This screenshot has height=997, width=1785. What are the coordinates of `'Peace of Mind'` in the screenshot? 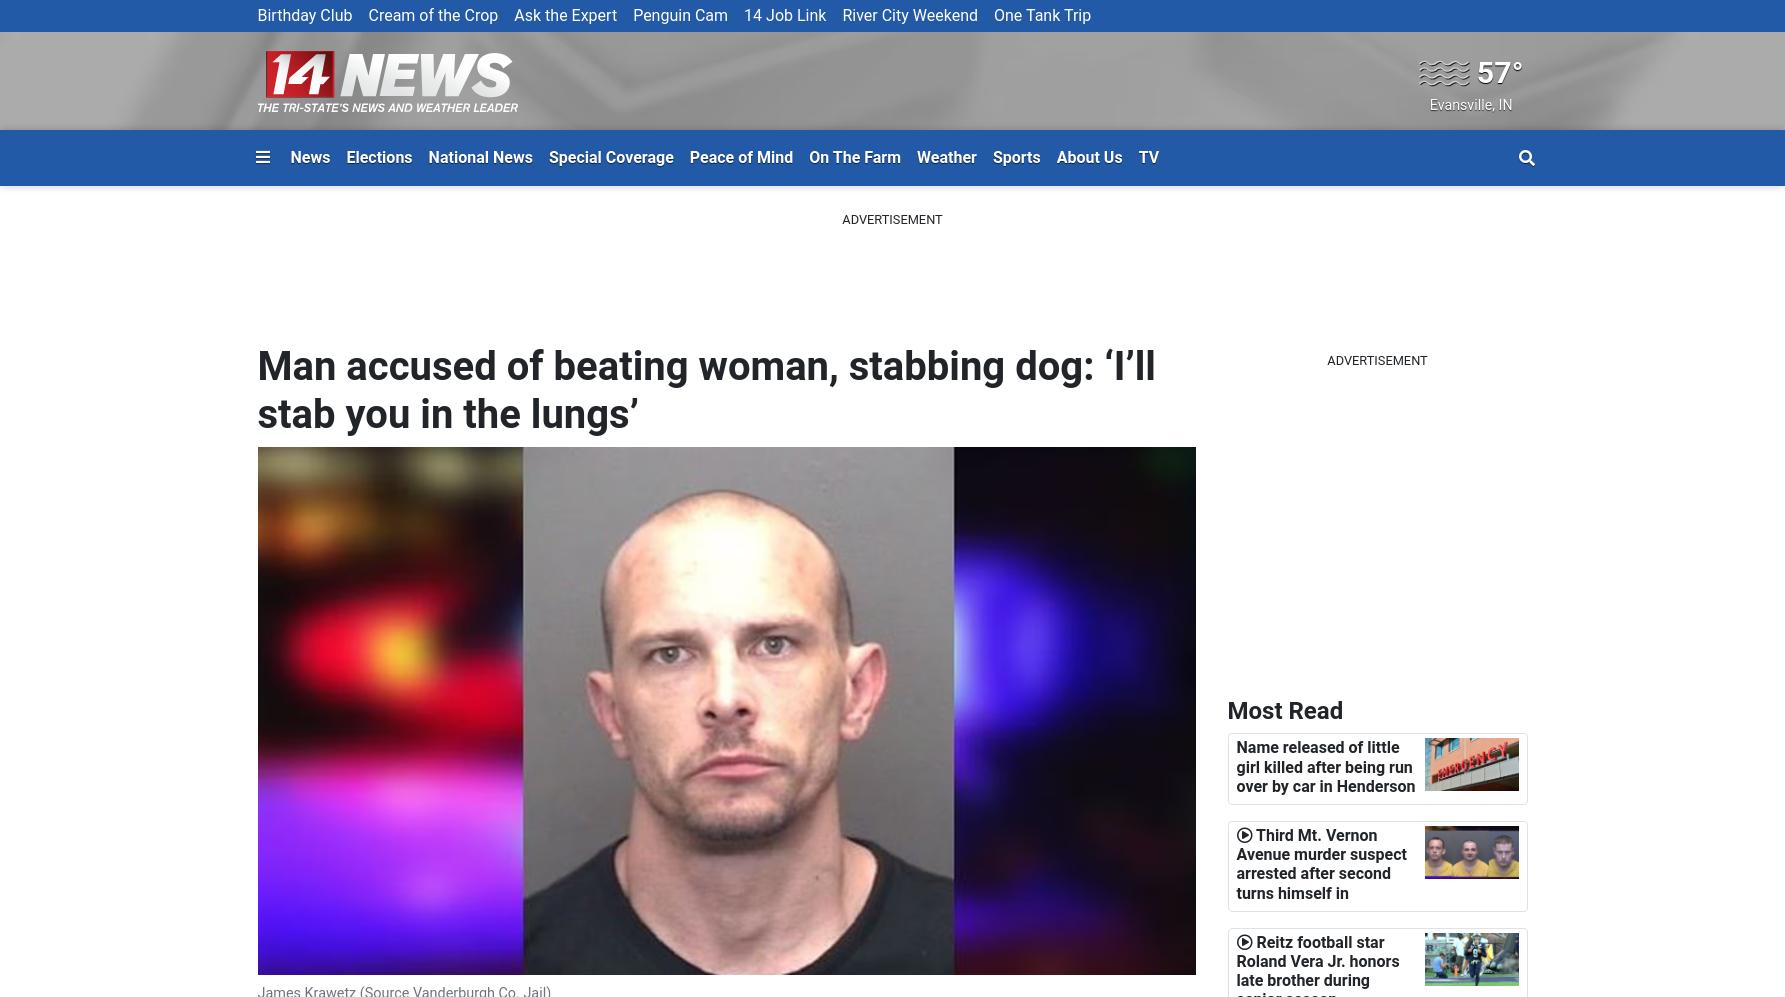 It's located at (739, 155).